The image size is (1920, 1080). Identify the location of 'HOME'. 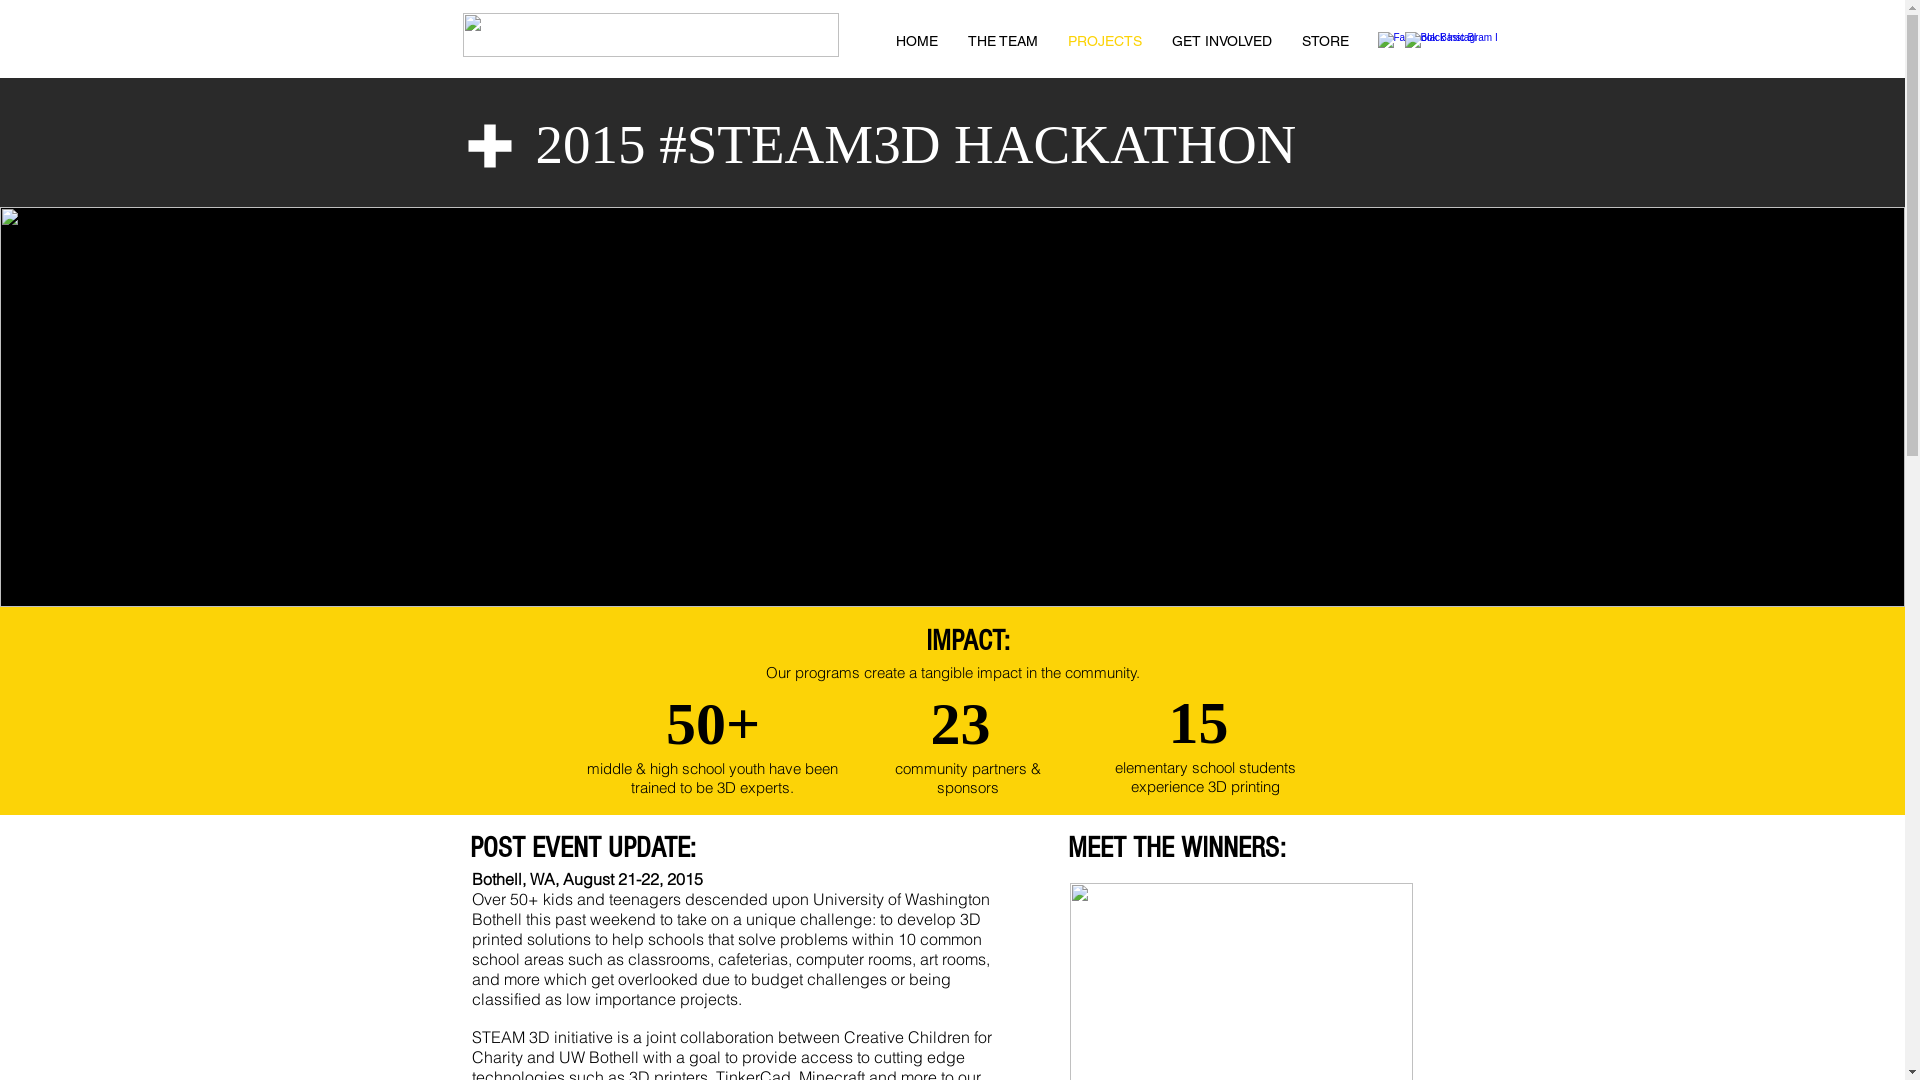
(915, 41).